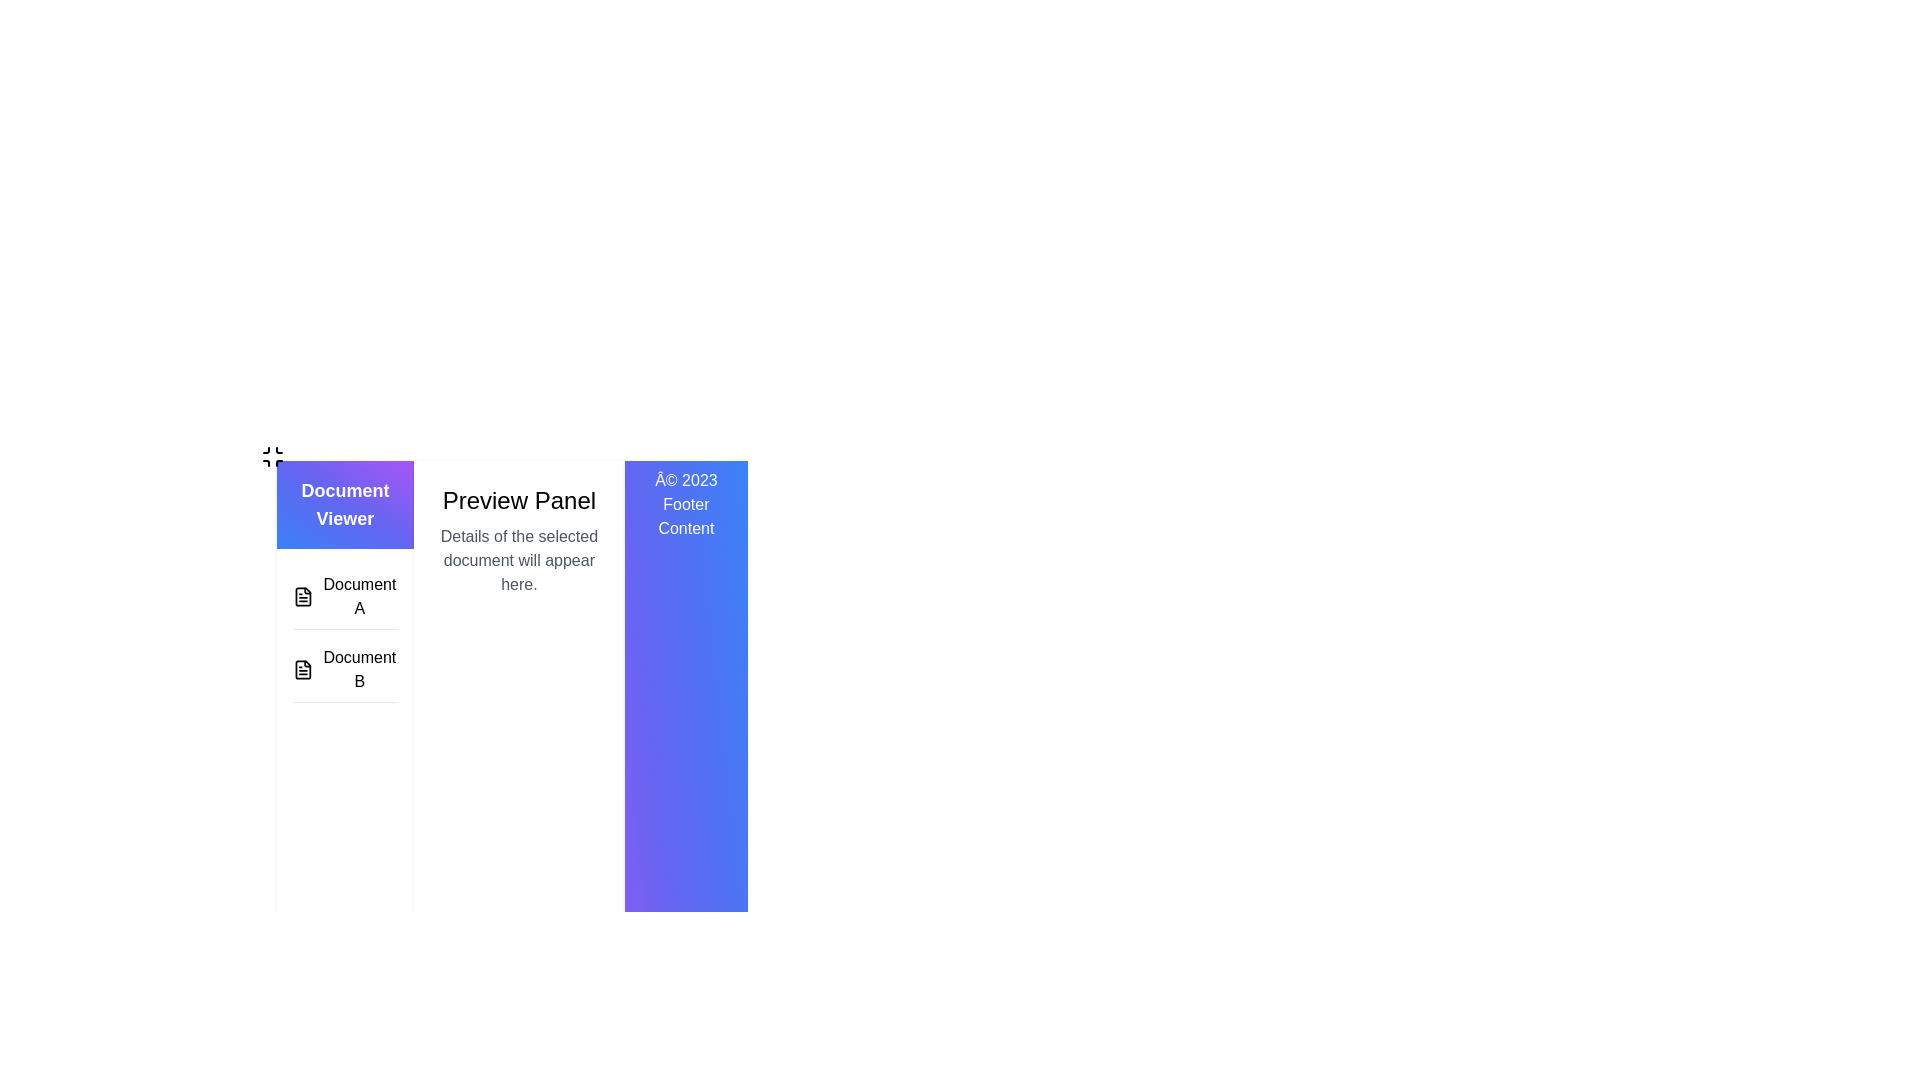 The image size is (1920, 1080). I want to click on the icon of the second list item in the 'Document Viewer' for navigation or content display, so click(345, 670).